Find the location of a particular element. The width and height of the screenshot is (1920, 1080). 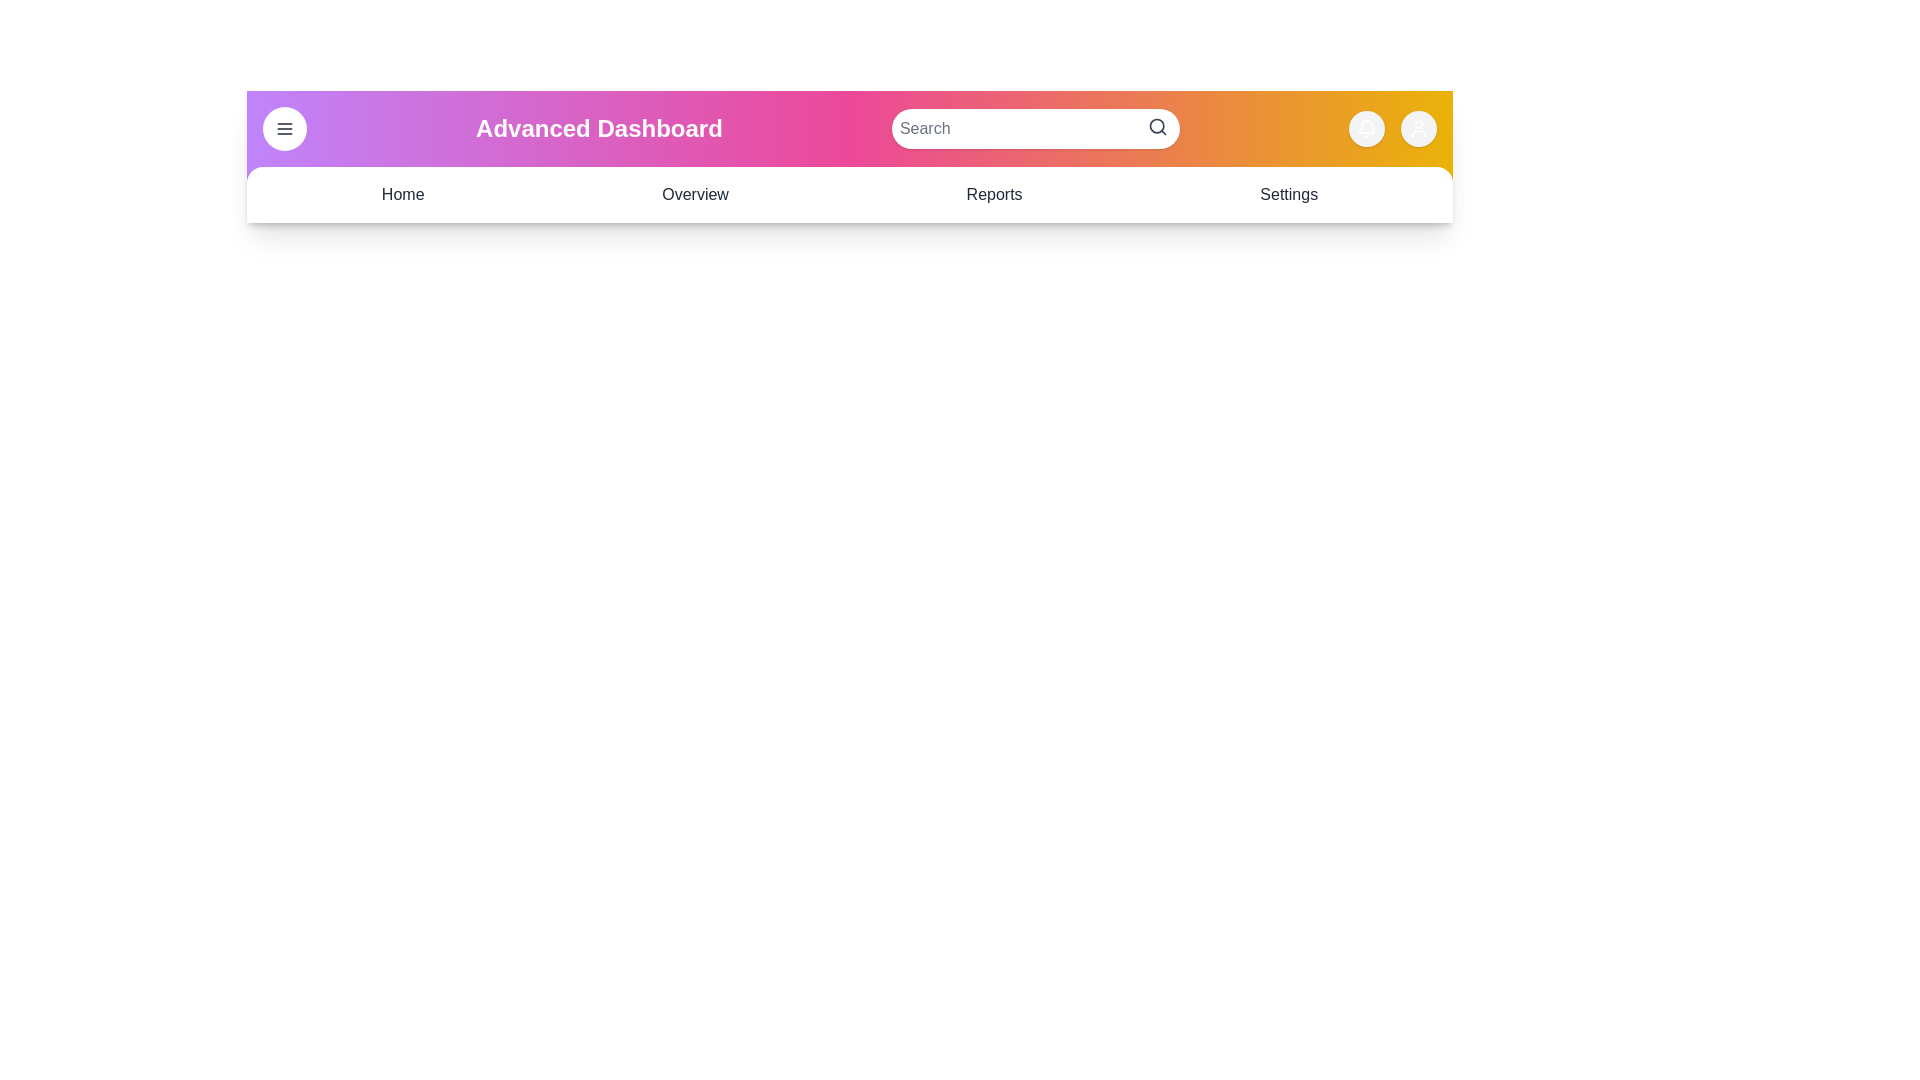

menu button to toggle the menu is located at coordinates (283, 128).